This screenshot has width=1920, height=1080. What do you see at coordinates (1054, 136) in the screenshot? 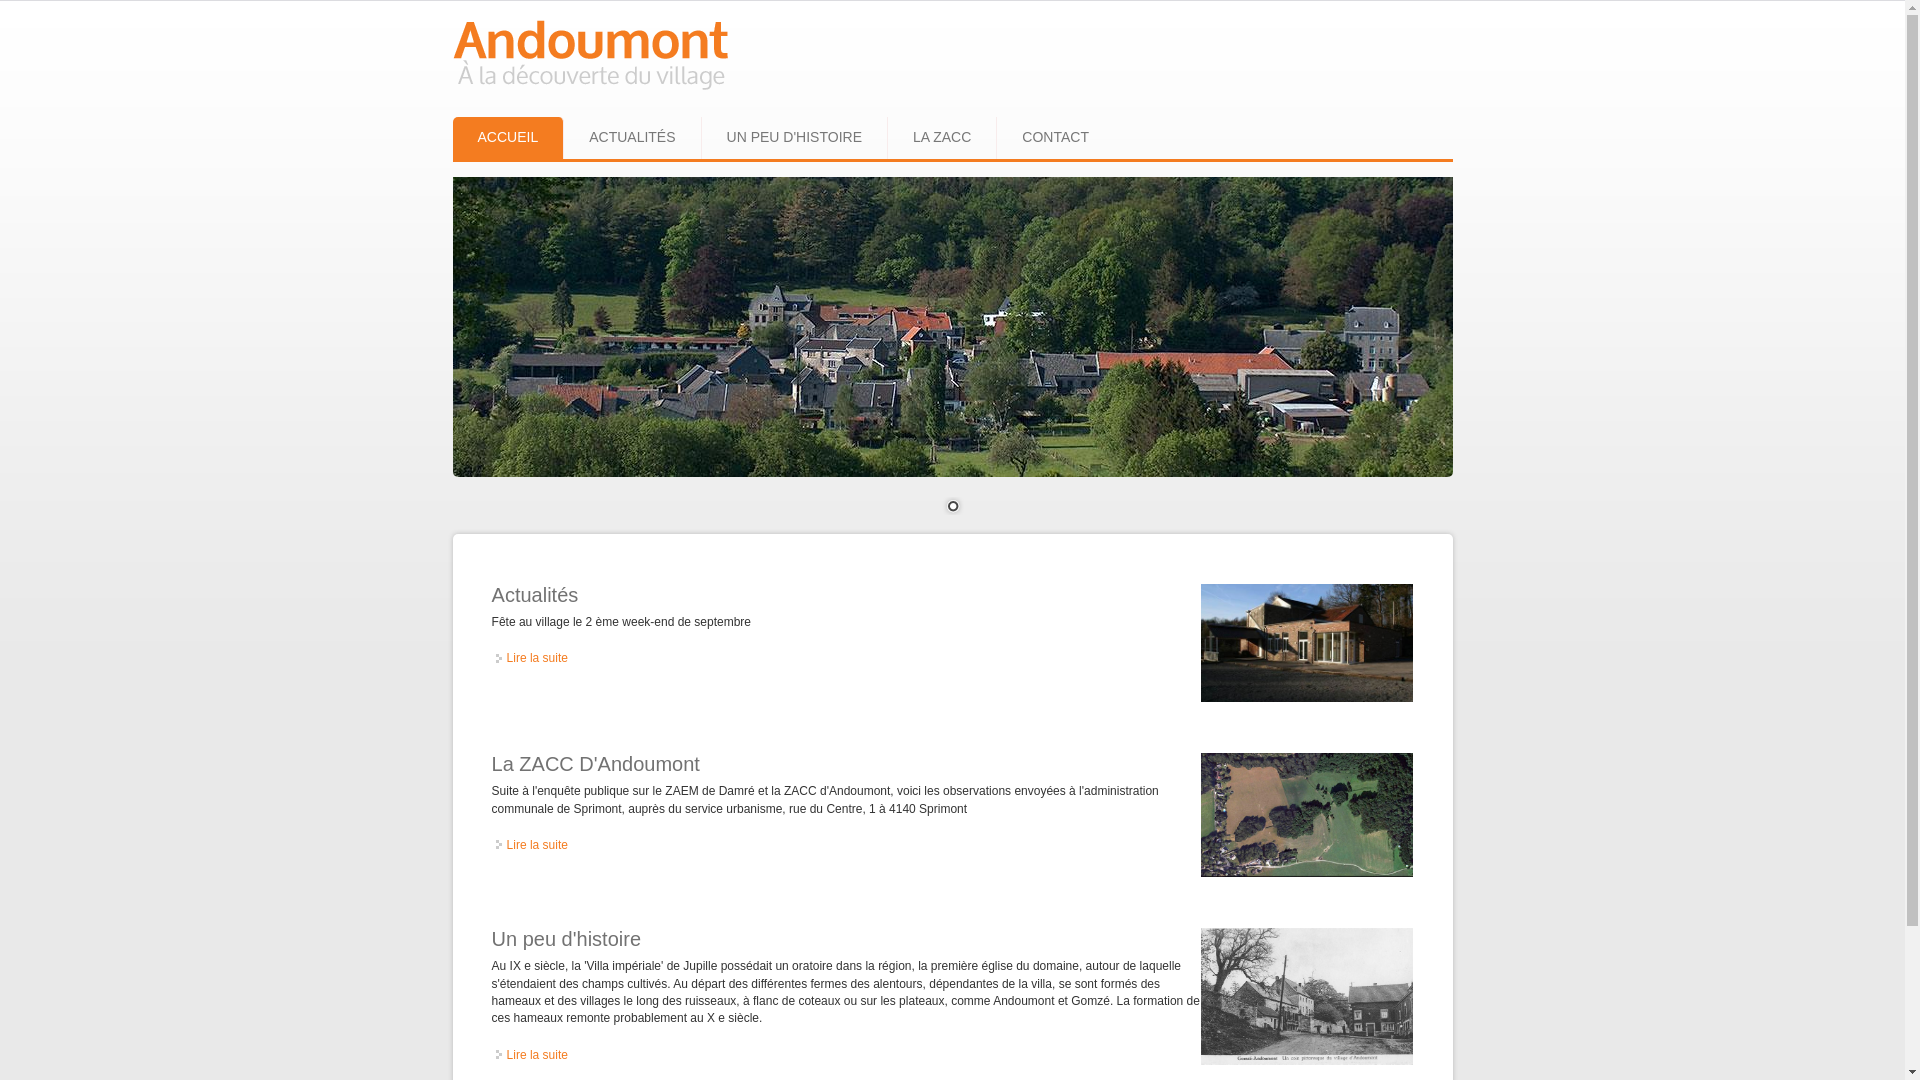
I see `'CONTACT'` at bounding box center [1054, 136].